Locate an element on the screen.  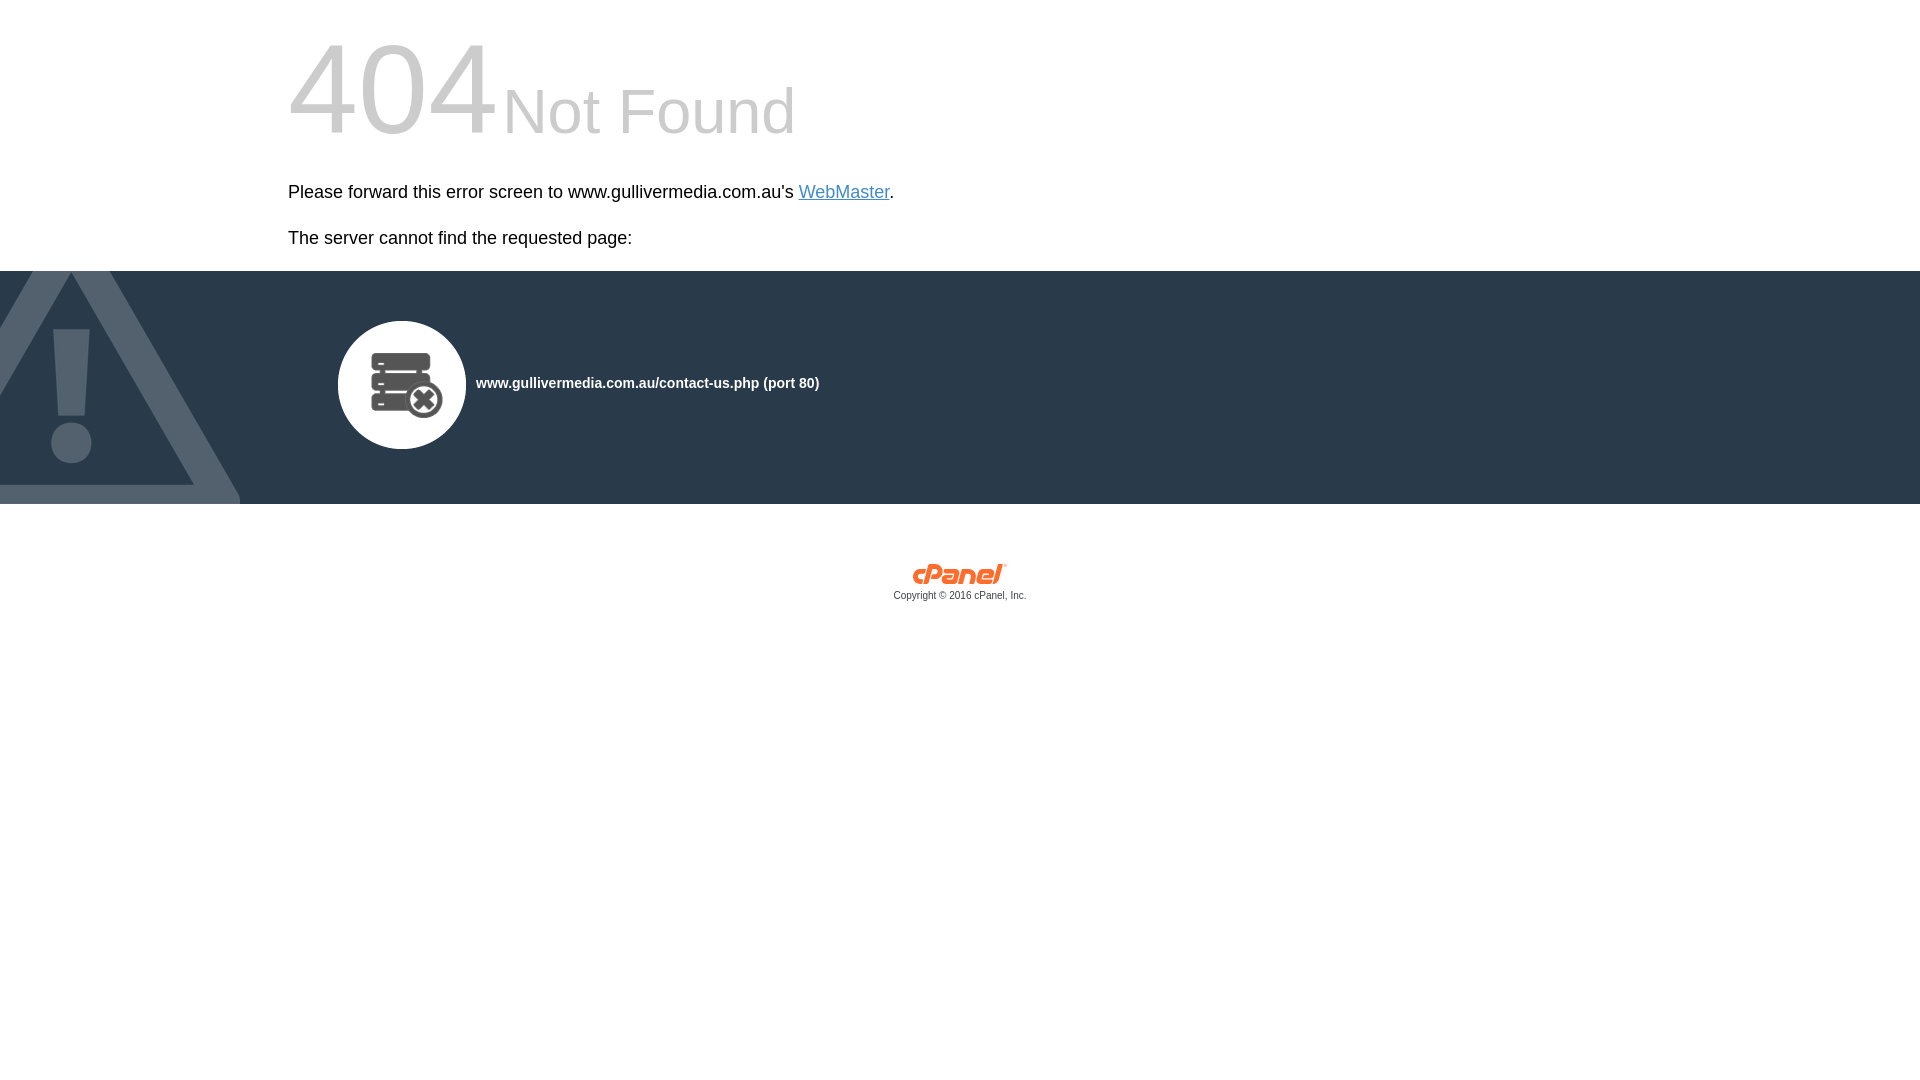
'WebMaster' is located at coordinates (844, 192).